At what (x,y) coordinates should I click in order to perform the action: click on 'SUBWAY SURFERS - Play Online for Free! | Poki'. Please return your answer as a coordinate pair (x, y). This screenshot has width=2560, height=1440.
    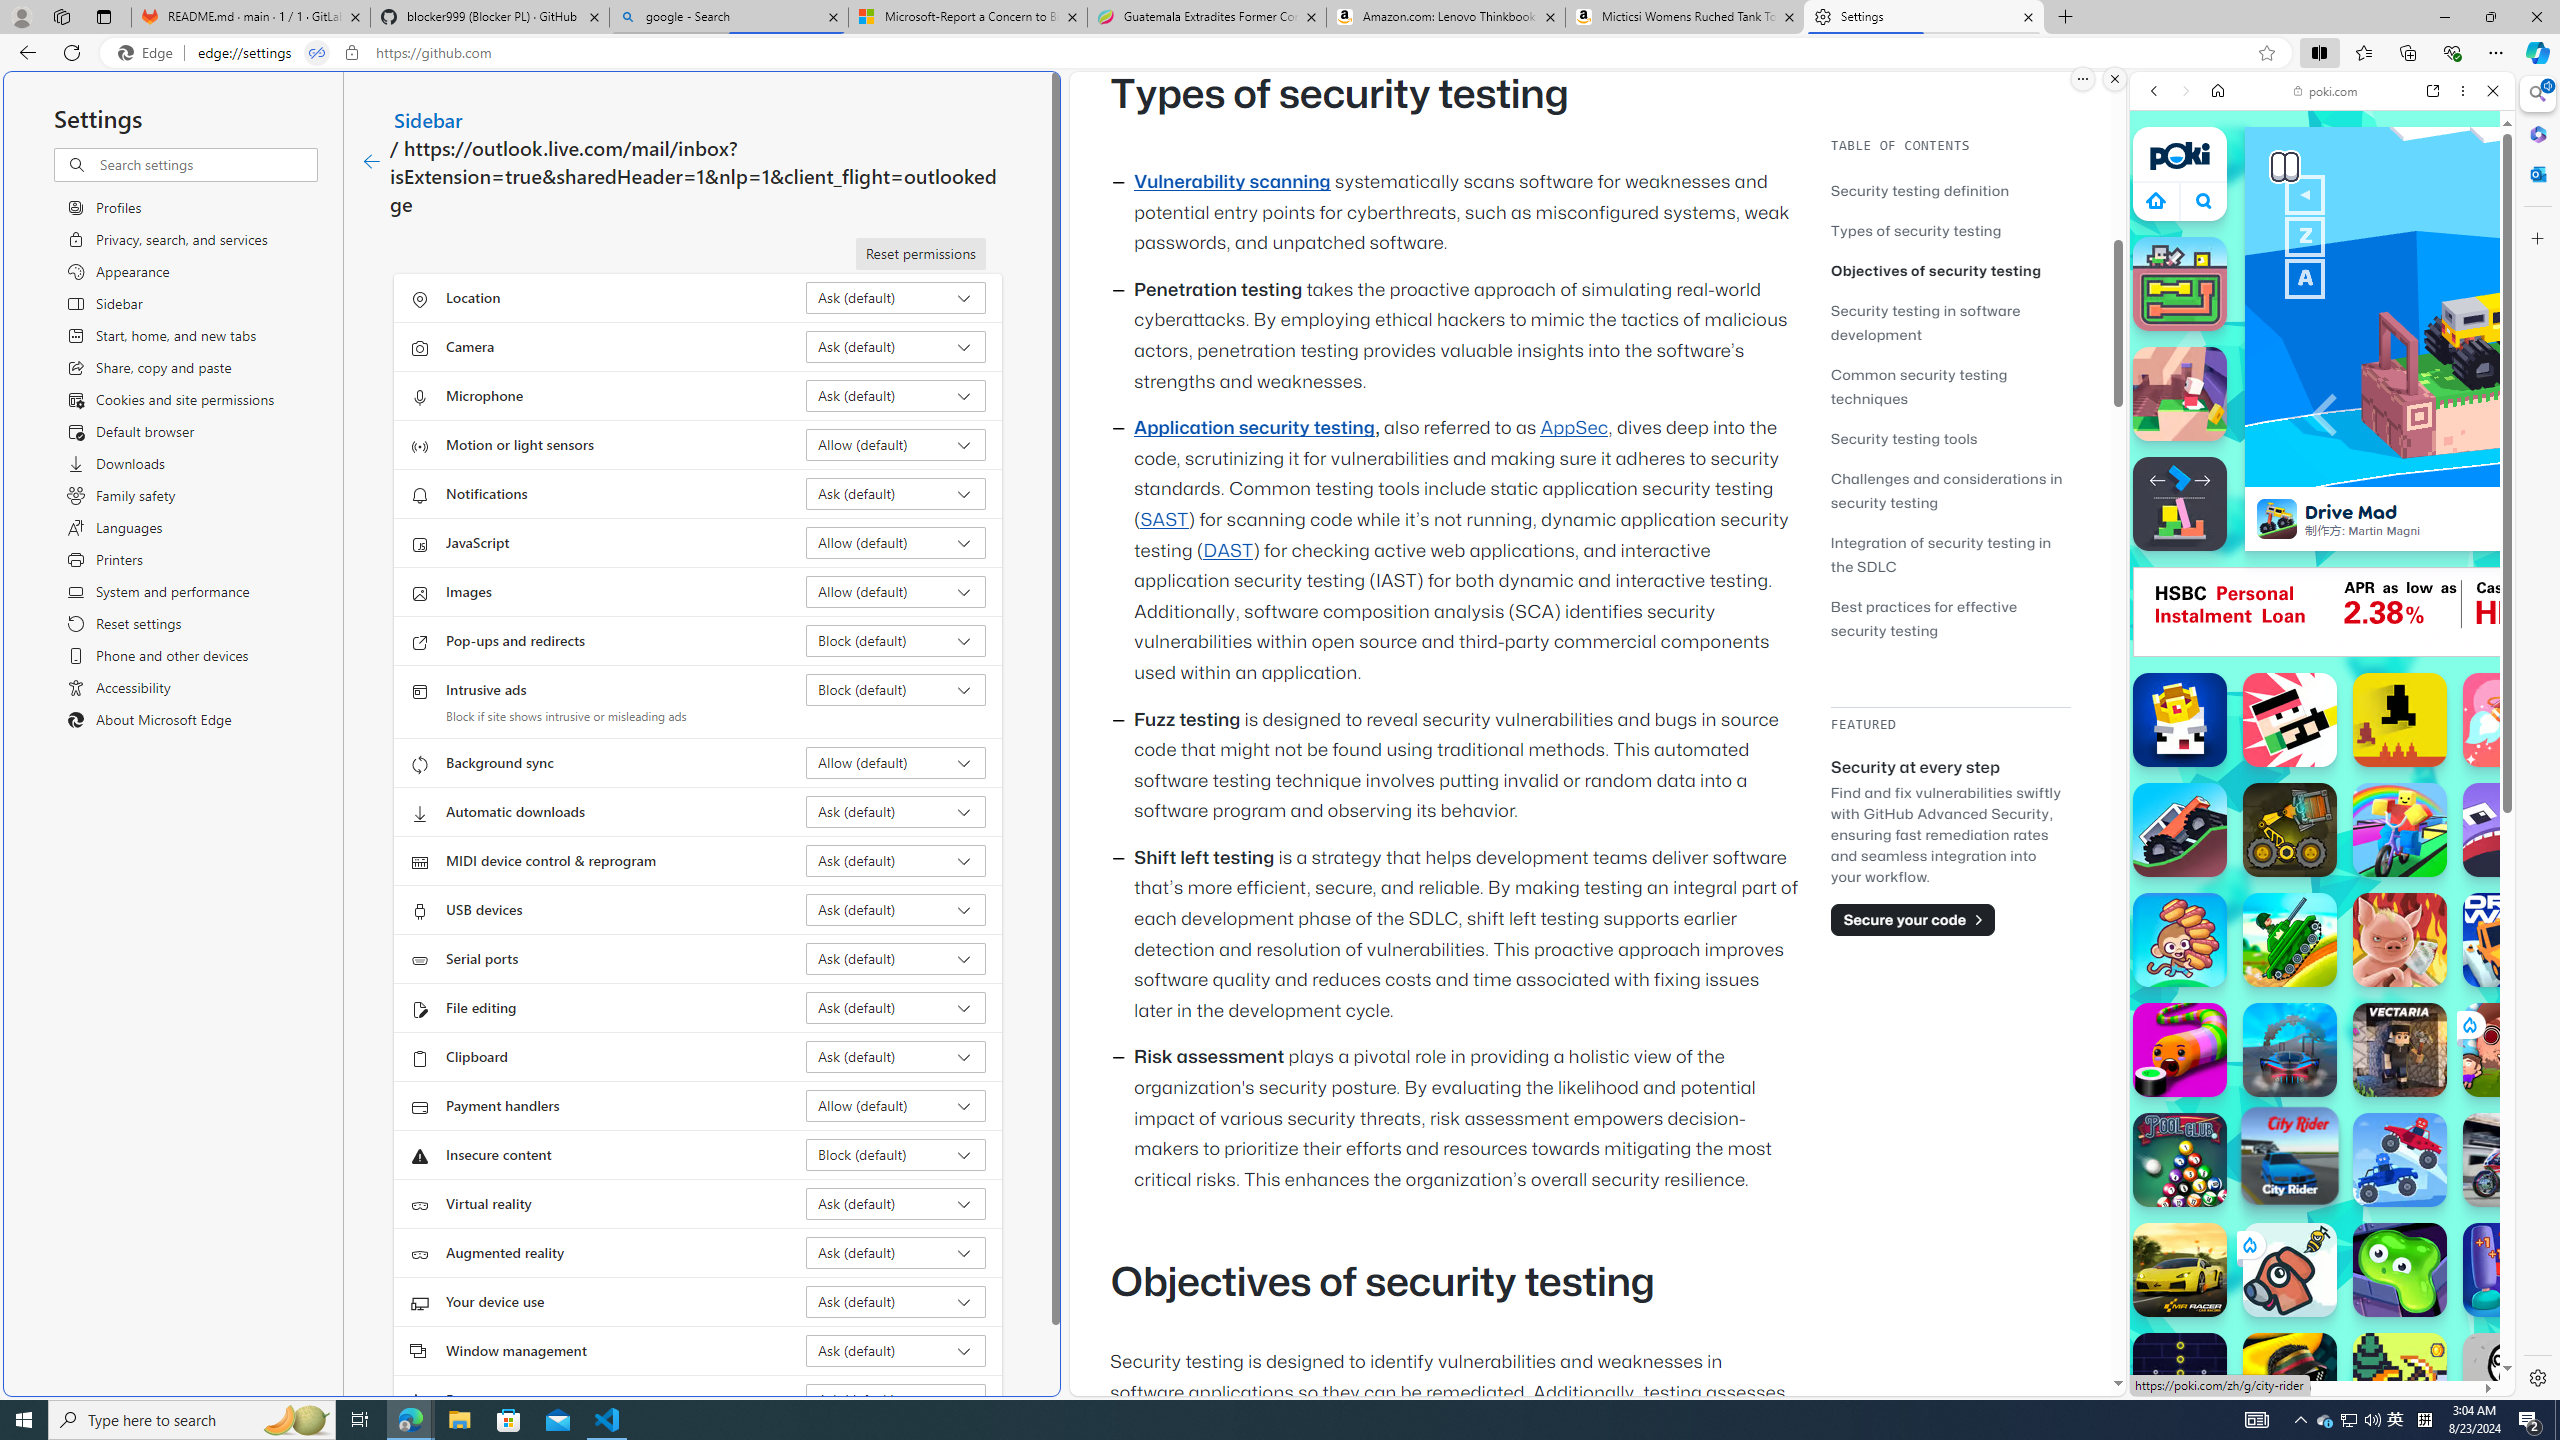
    Looking at the image, I should click on (2314, 1344).